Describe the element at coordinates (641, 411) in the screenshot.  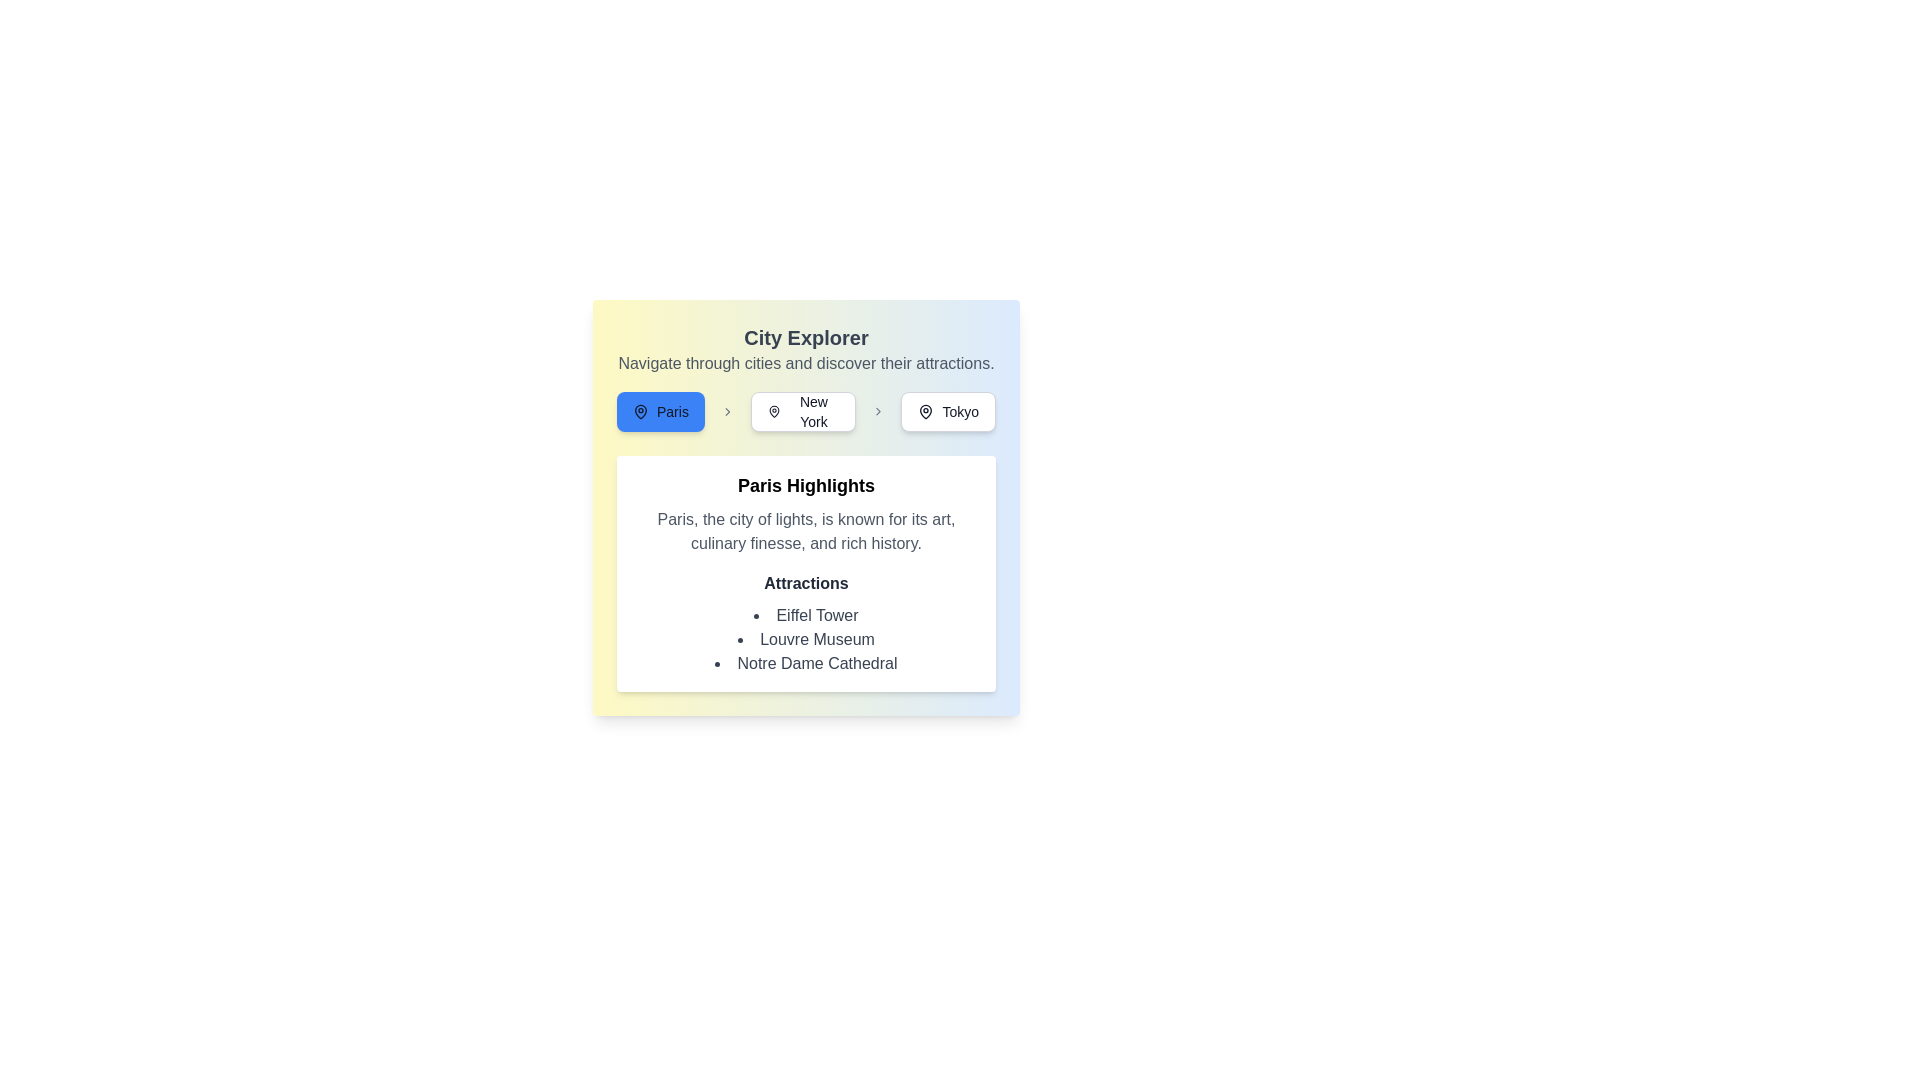
I see `the geographical location SVG icon that is the leftmost component of the 'Paris' button` at that location.